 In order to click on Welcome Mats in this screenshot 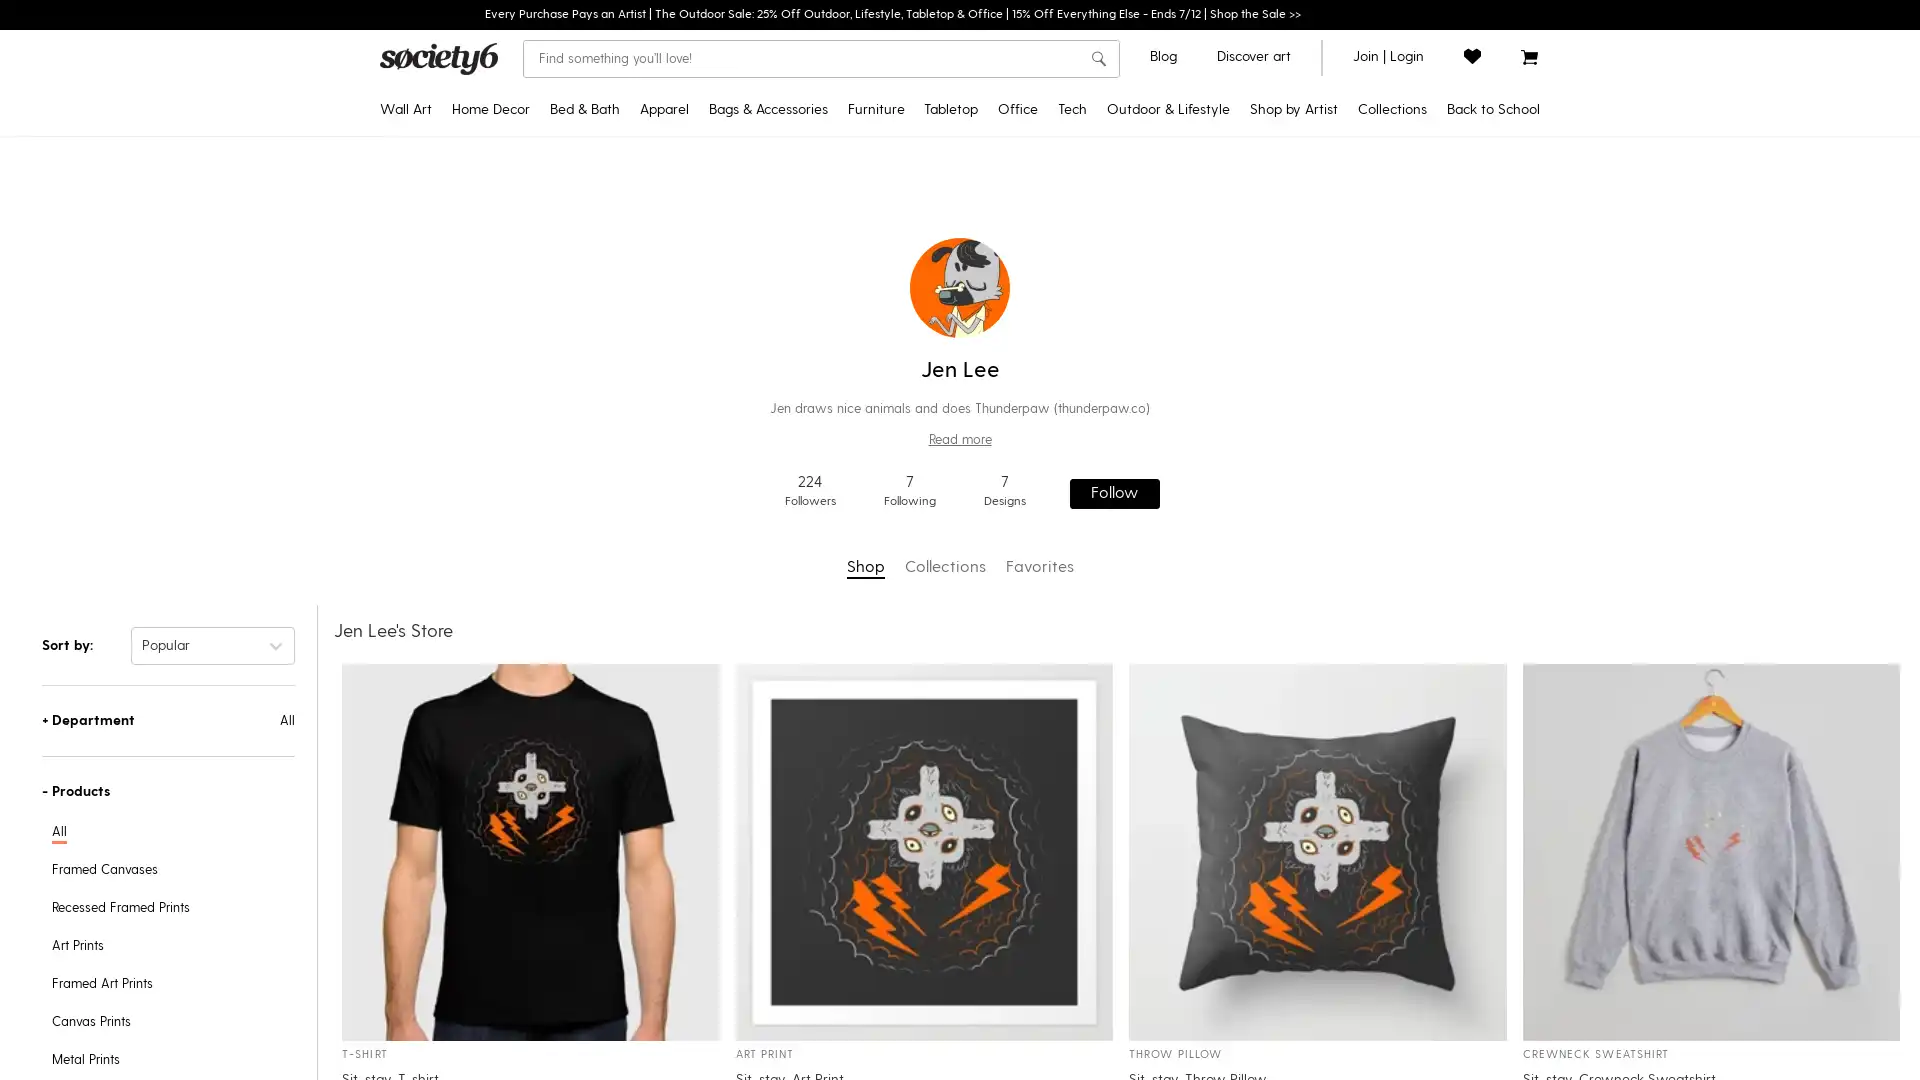, I will do `click(1196, 353)`.